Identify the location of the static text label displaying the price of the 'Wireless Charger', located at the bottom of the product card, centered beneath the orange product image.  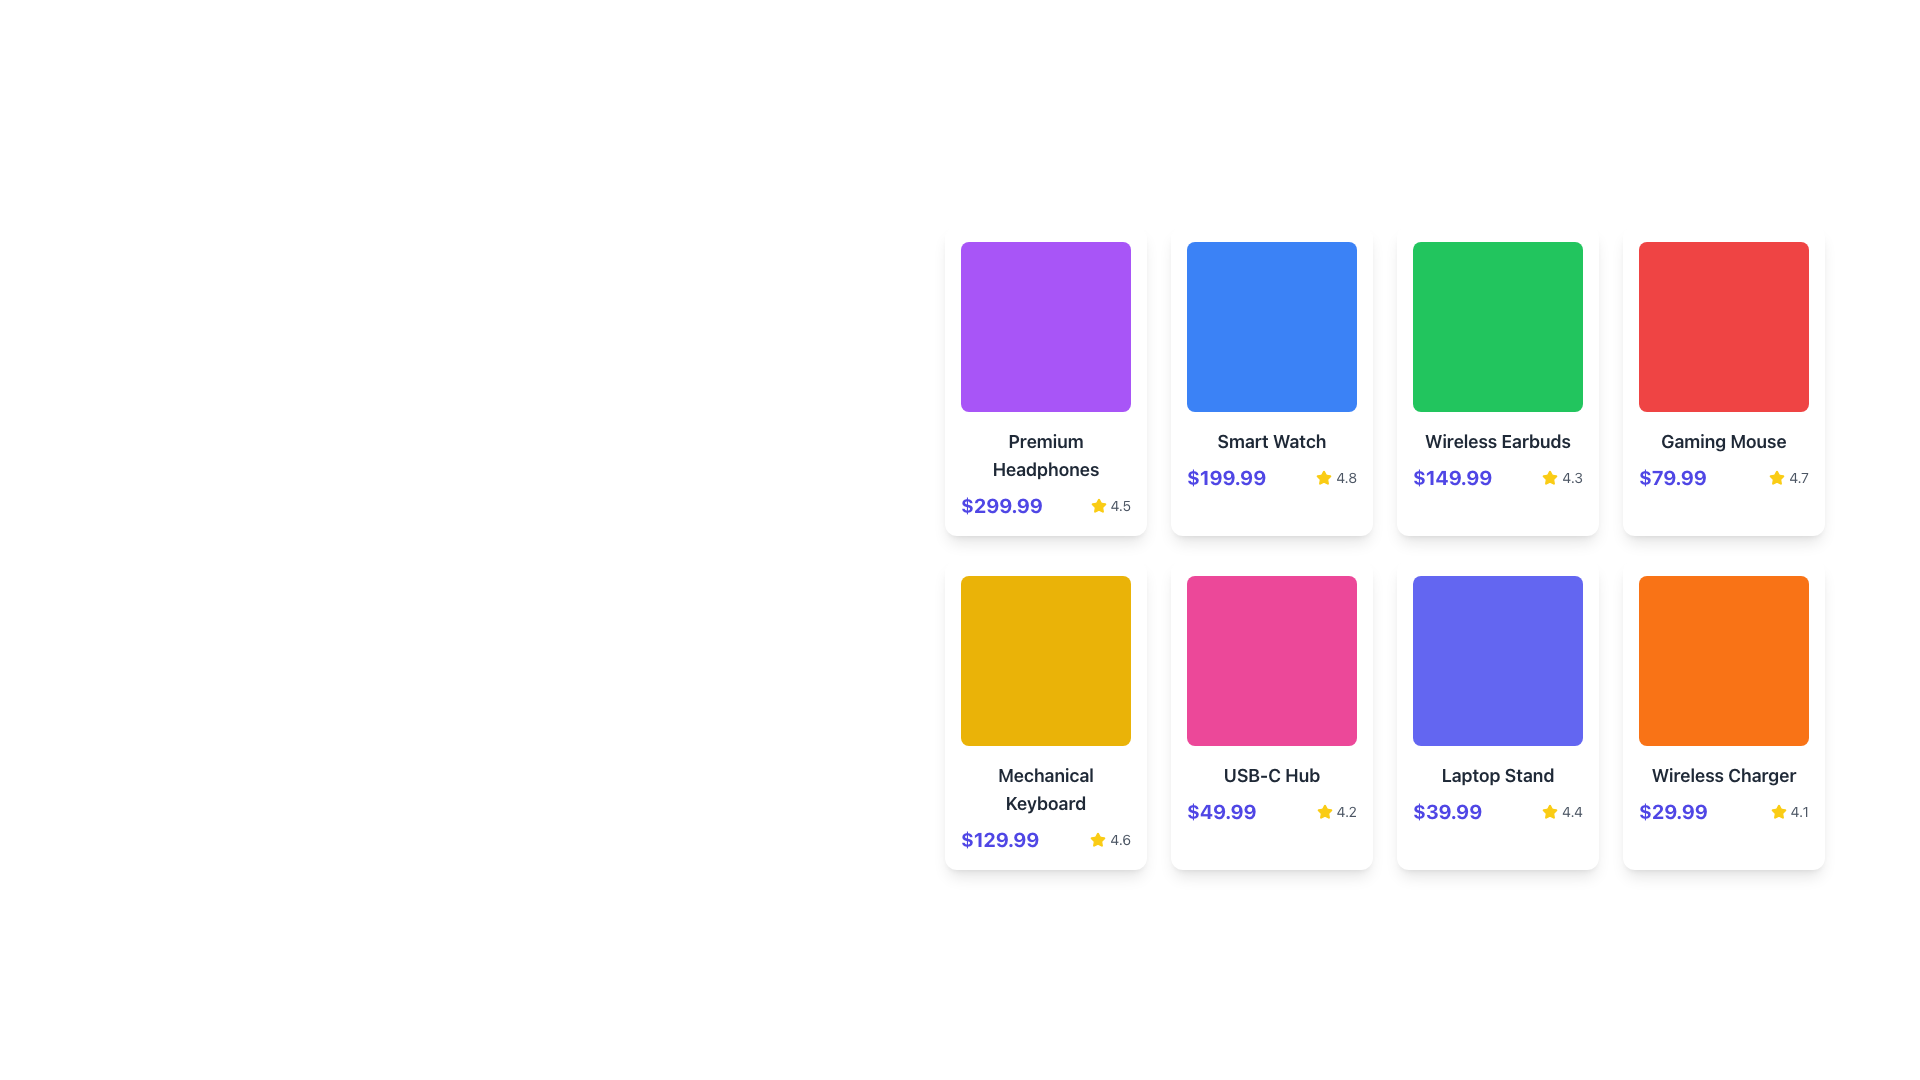
(1673, 812).